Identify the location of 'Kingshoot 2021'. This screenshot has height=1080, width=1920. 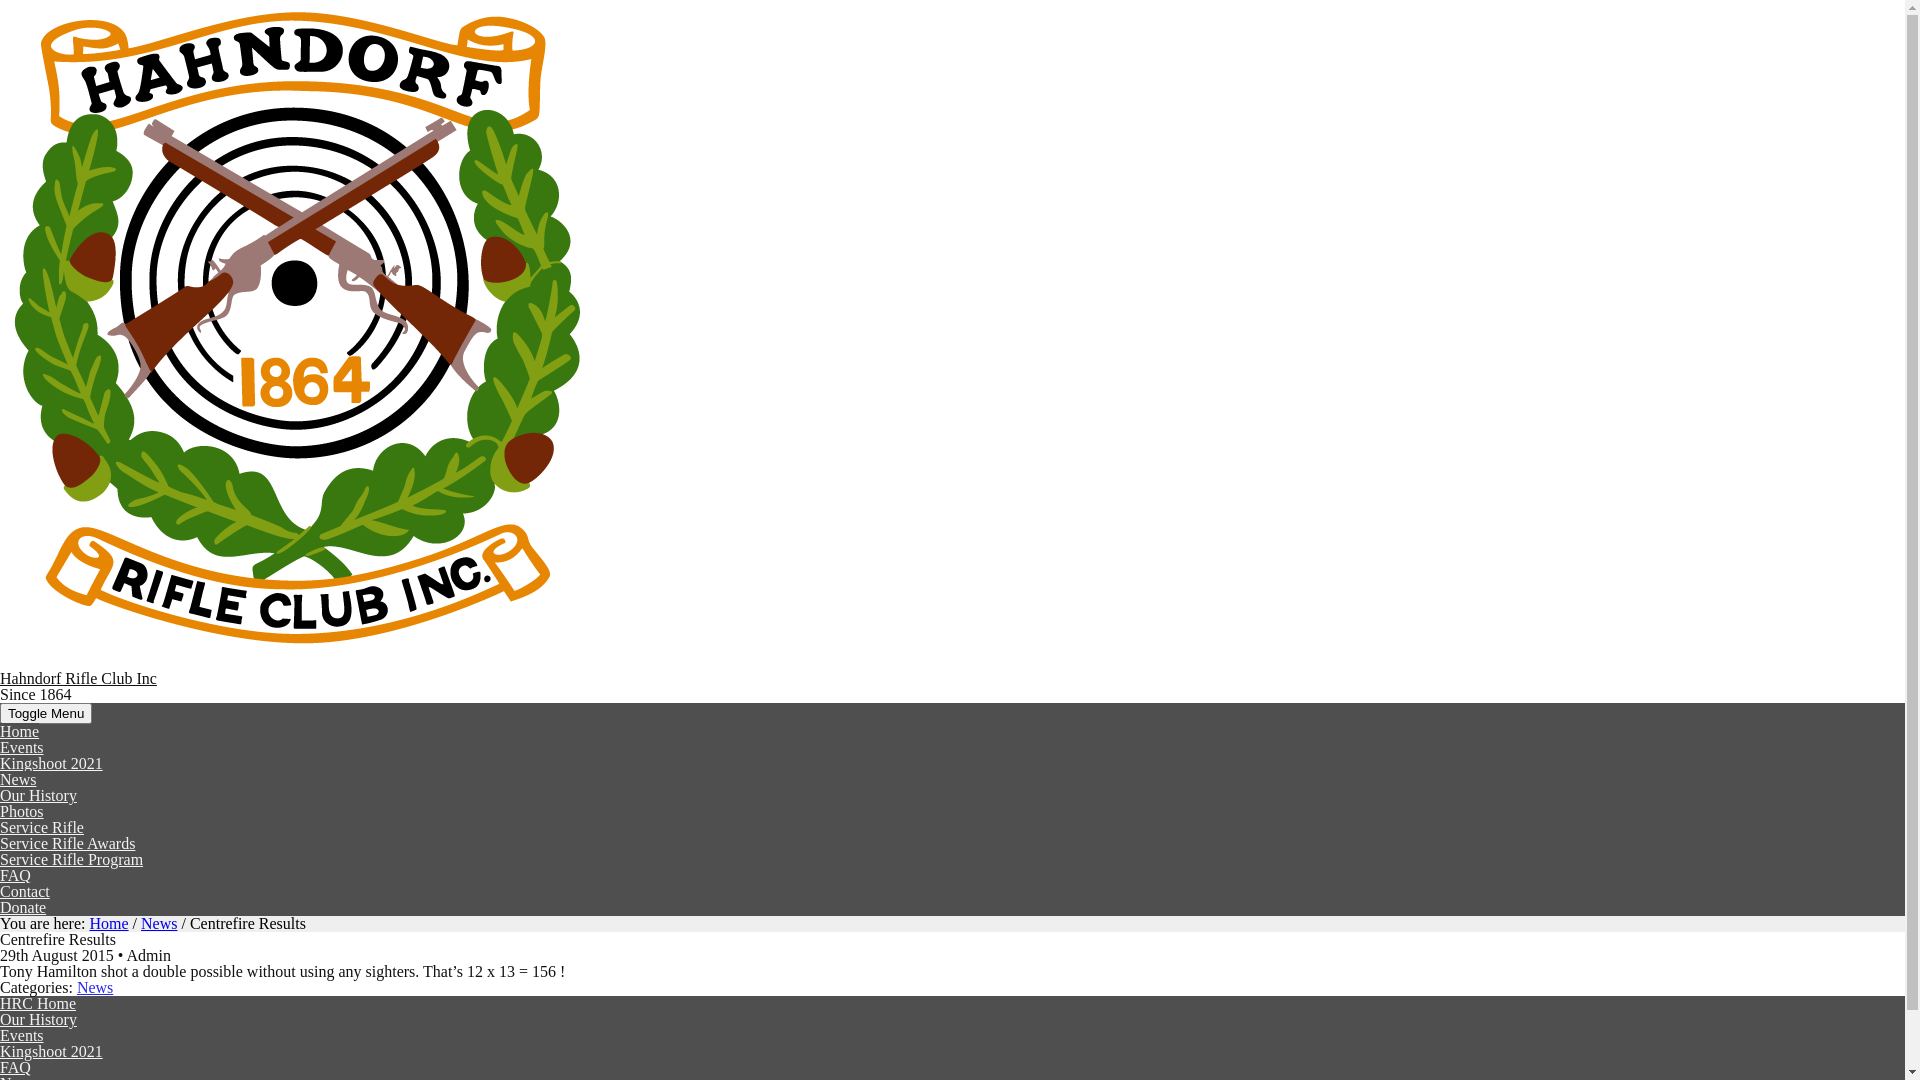
(0, 763).